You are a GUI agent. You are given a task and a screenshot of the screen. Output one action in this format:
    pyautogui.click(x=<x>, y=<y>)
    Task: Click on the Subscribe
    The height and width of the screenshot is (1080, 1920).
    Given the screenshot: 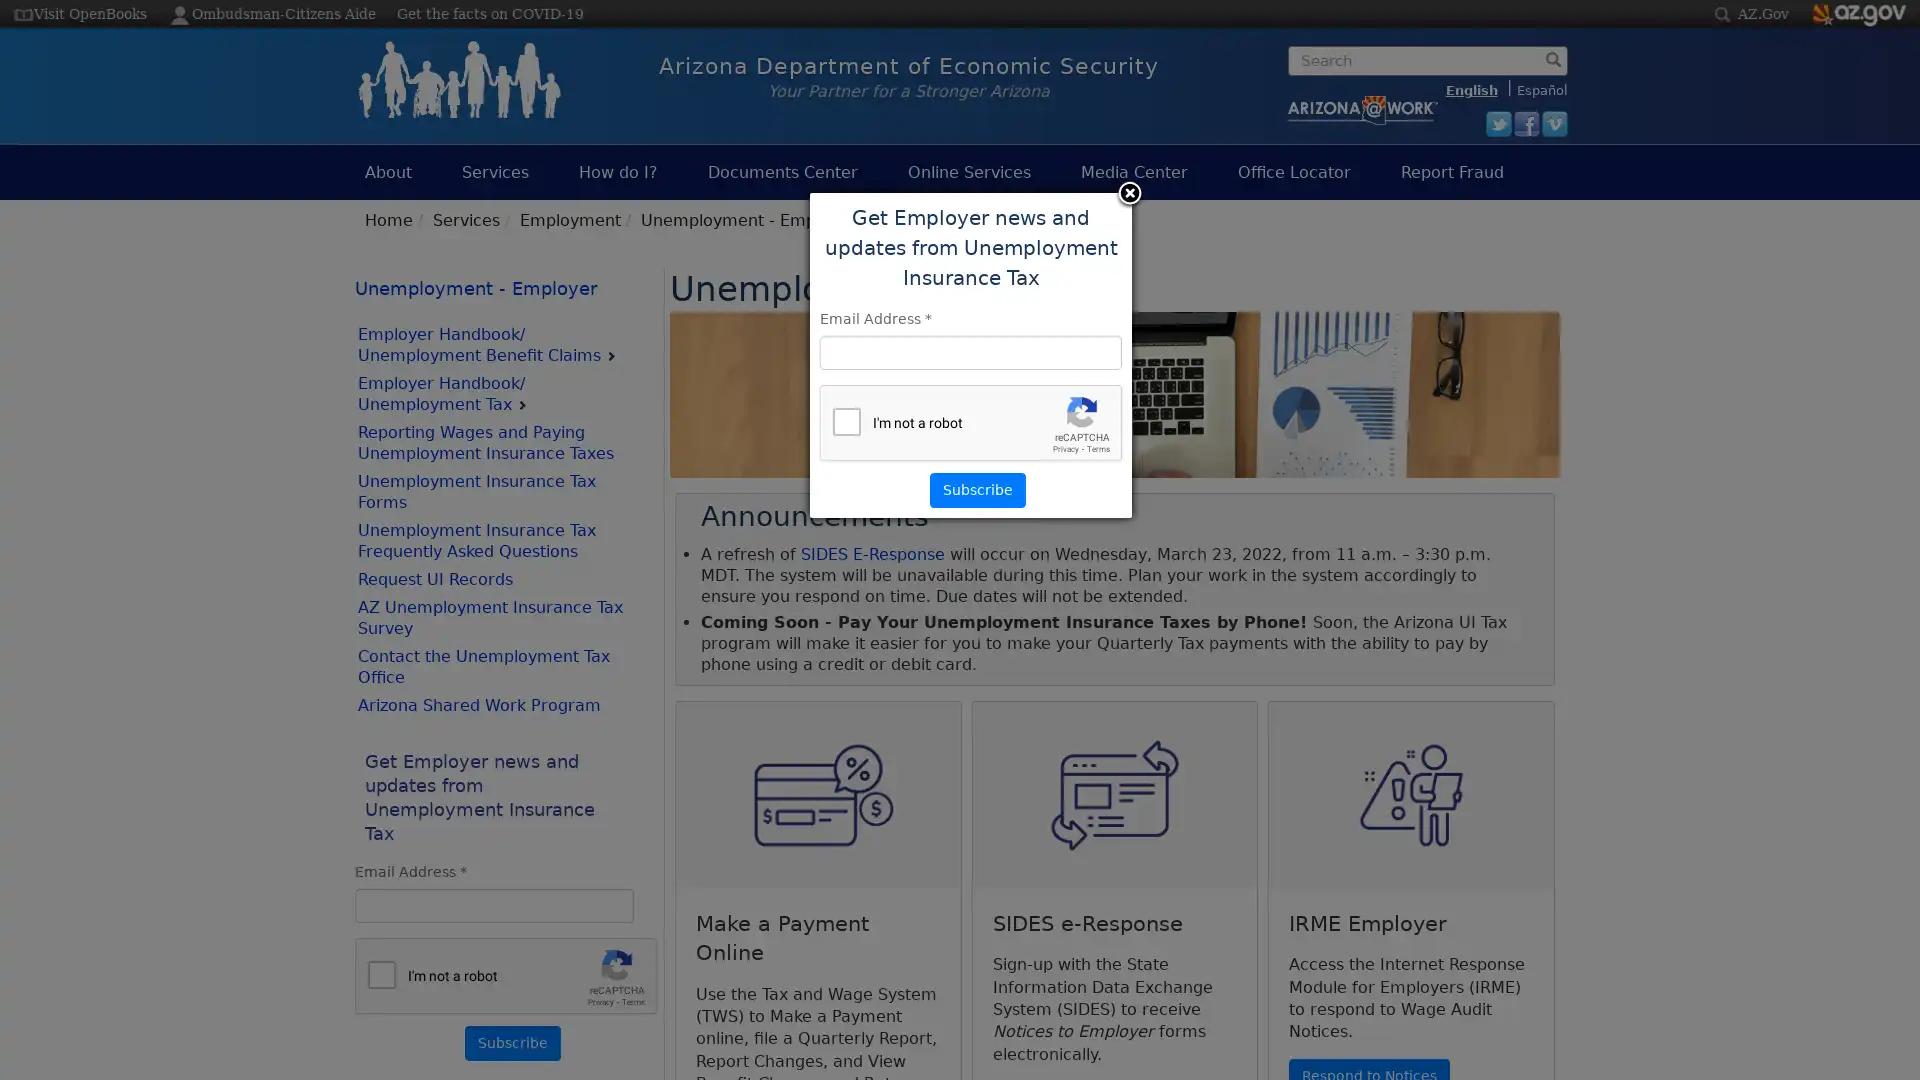 What is the action you would take?
    pyautogui.click(x=513, y=1041)
    